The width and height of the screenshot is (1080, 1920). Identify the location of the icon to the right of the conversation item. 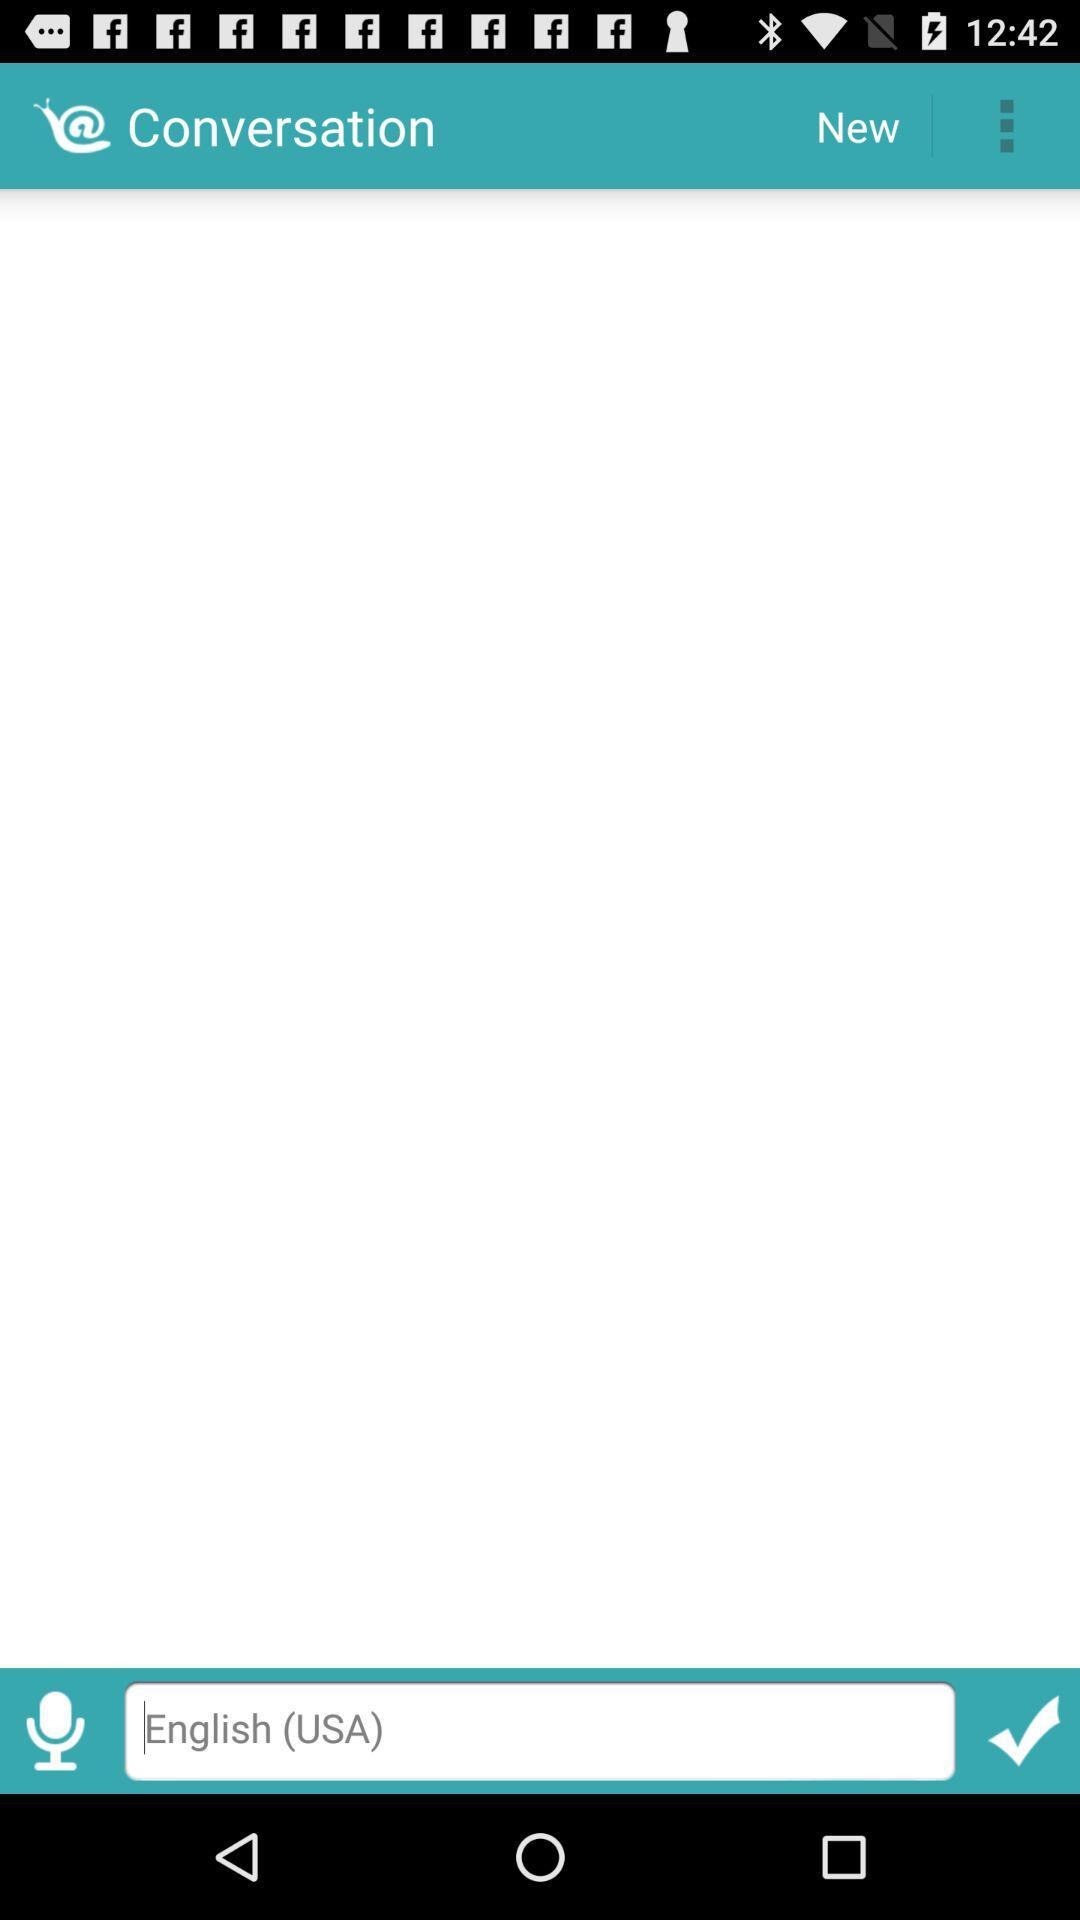
(856, 124).